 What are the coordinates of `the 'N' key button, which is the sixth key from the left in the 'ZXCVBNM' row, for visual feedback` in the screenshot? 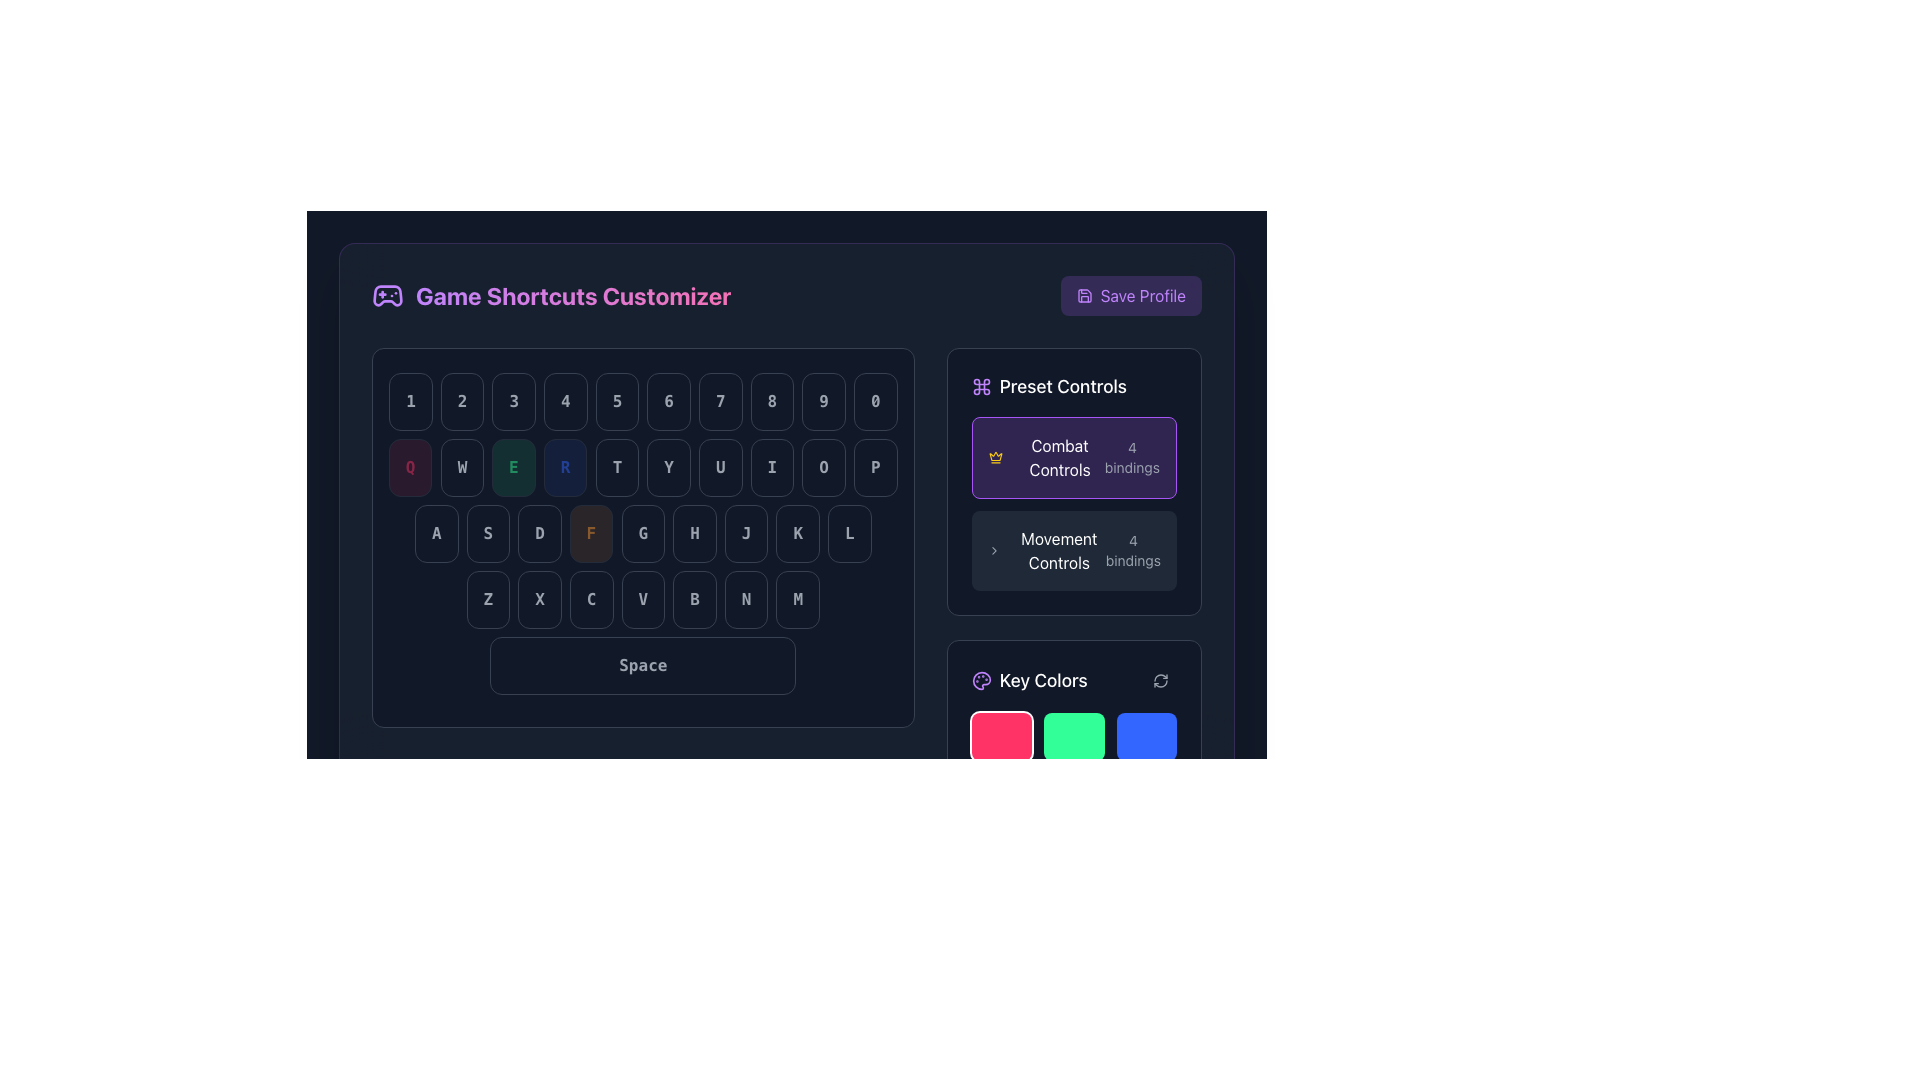 It's located at (745, 599).